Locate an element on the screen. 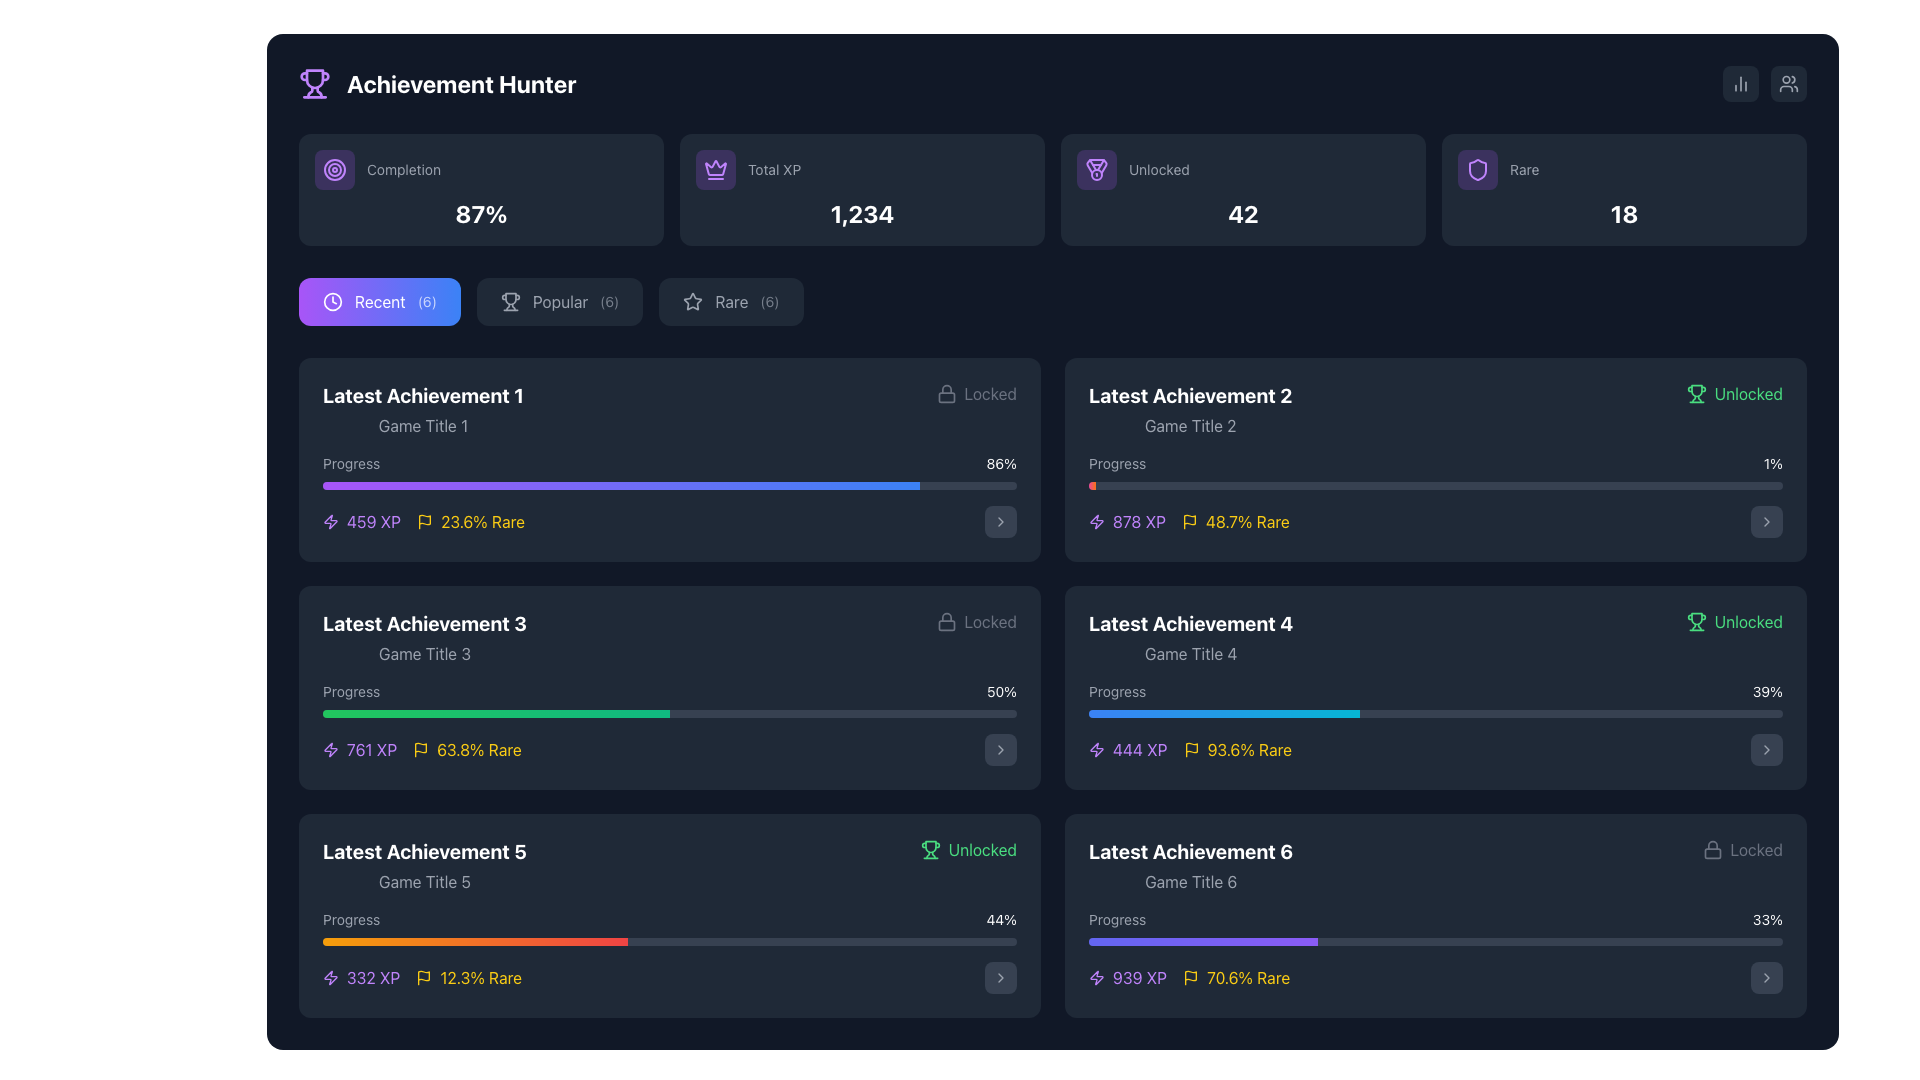 This screenshot has height=1080, width=1920. the upper part of the flag shape within the SVG icon located in the bottom-right section of the 'Latest Achievement 4' card is located at coordinates (1191, 748).